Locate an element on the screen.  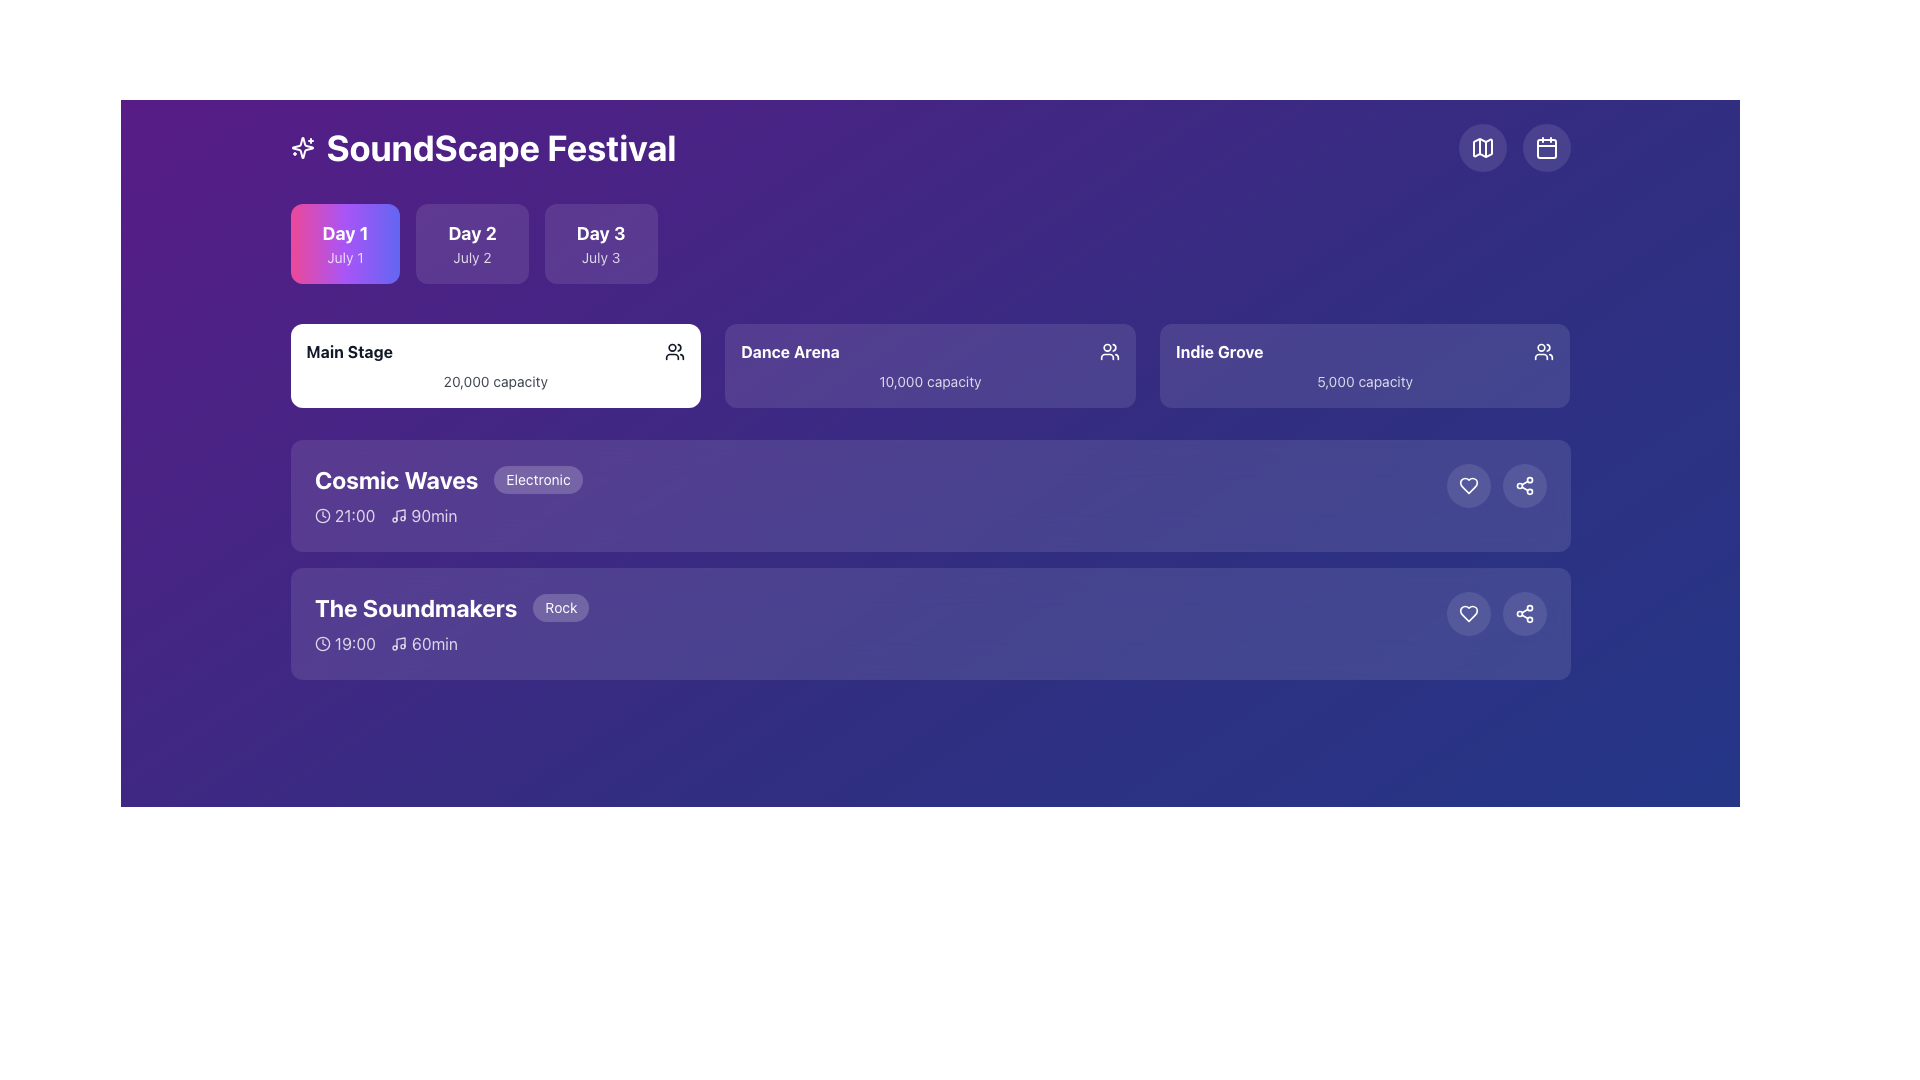
and interpret the text from the Text Label that provides information about the maximum capacity of the venue 'Indie Grove', located beneath the title within the rectangular card is located at coordinates (1364, 381).